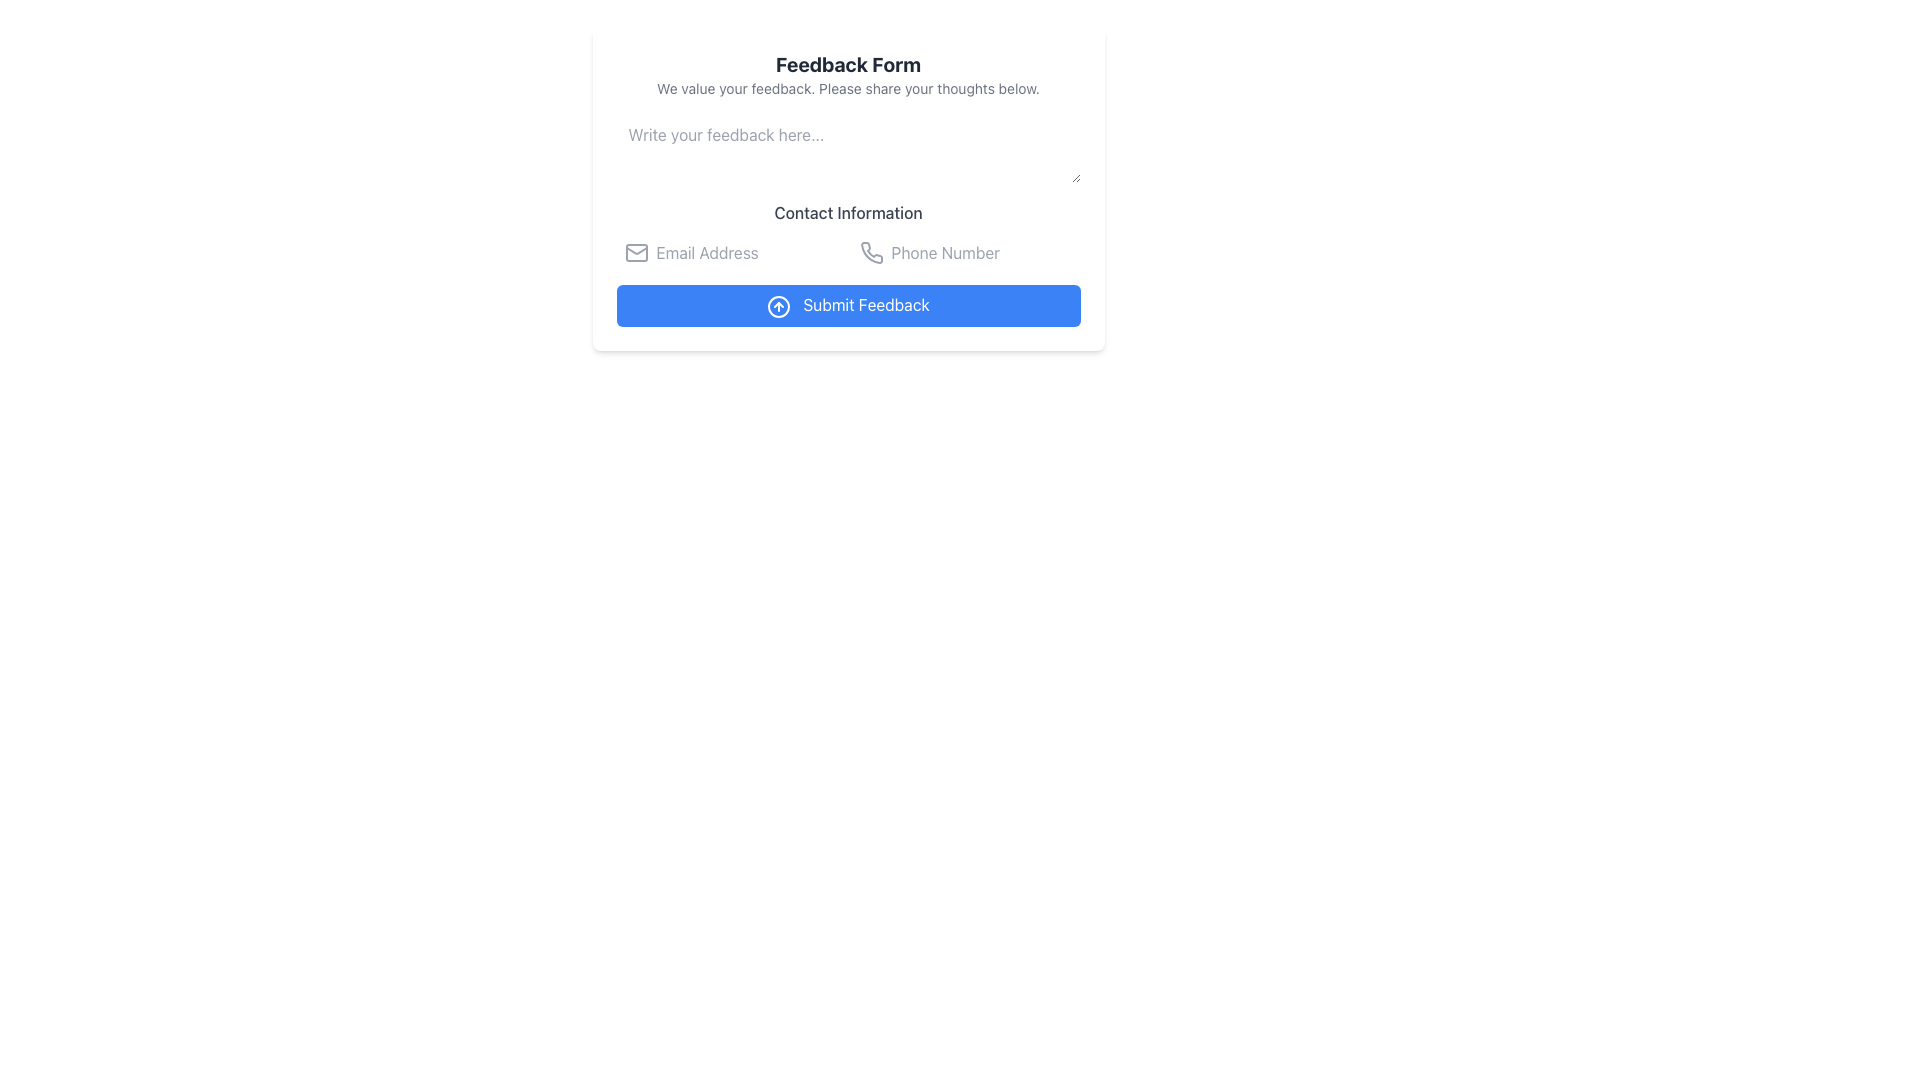 This screenshot has height=1080, width=1920. I want to click on the informational text displaying 'We value your feedback. Please share your thoughts below.' which is located below the 'Feedback Form' title and above the feedback input field, so click(848, 87).